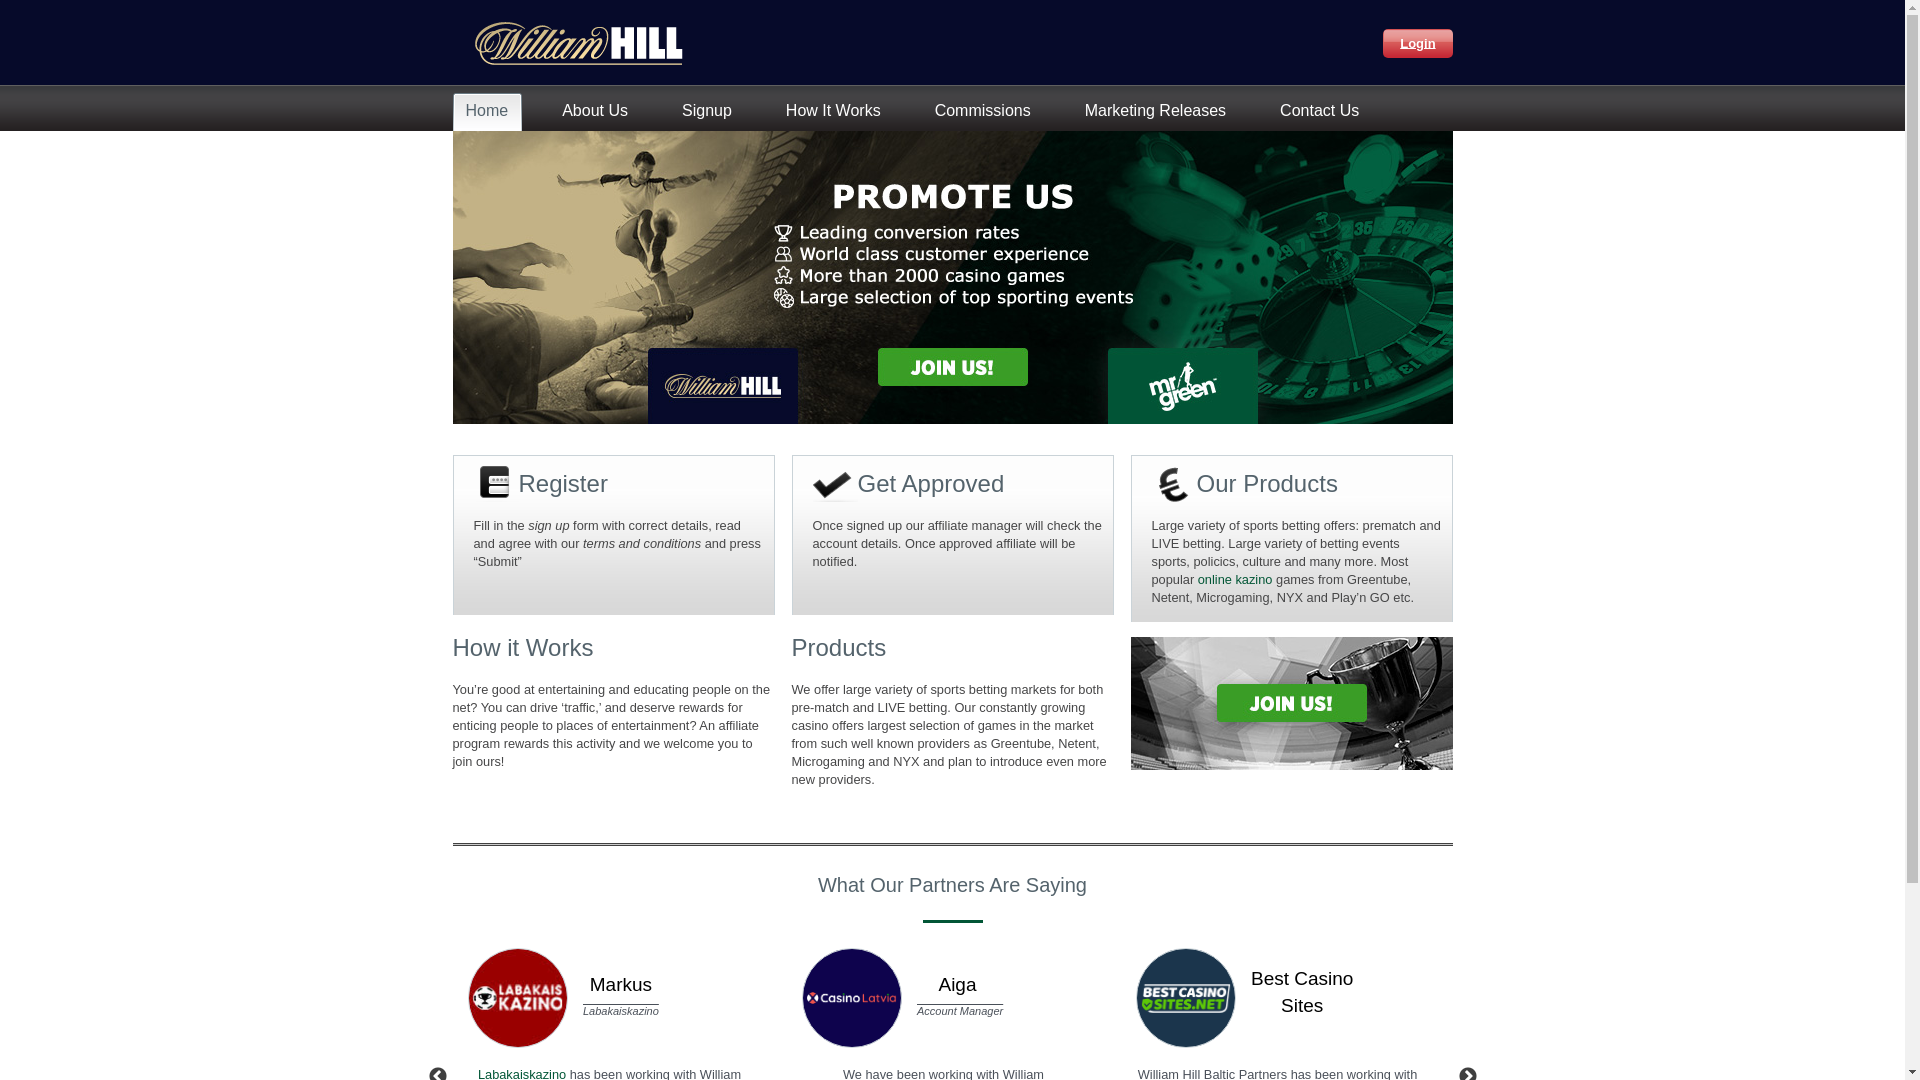  I want to click on 'online kazino', so click(1234, 579).